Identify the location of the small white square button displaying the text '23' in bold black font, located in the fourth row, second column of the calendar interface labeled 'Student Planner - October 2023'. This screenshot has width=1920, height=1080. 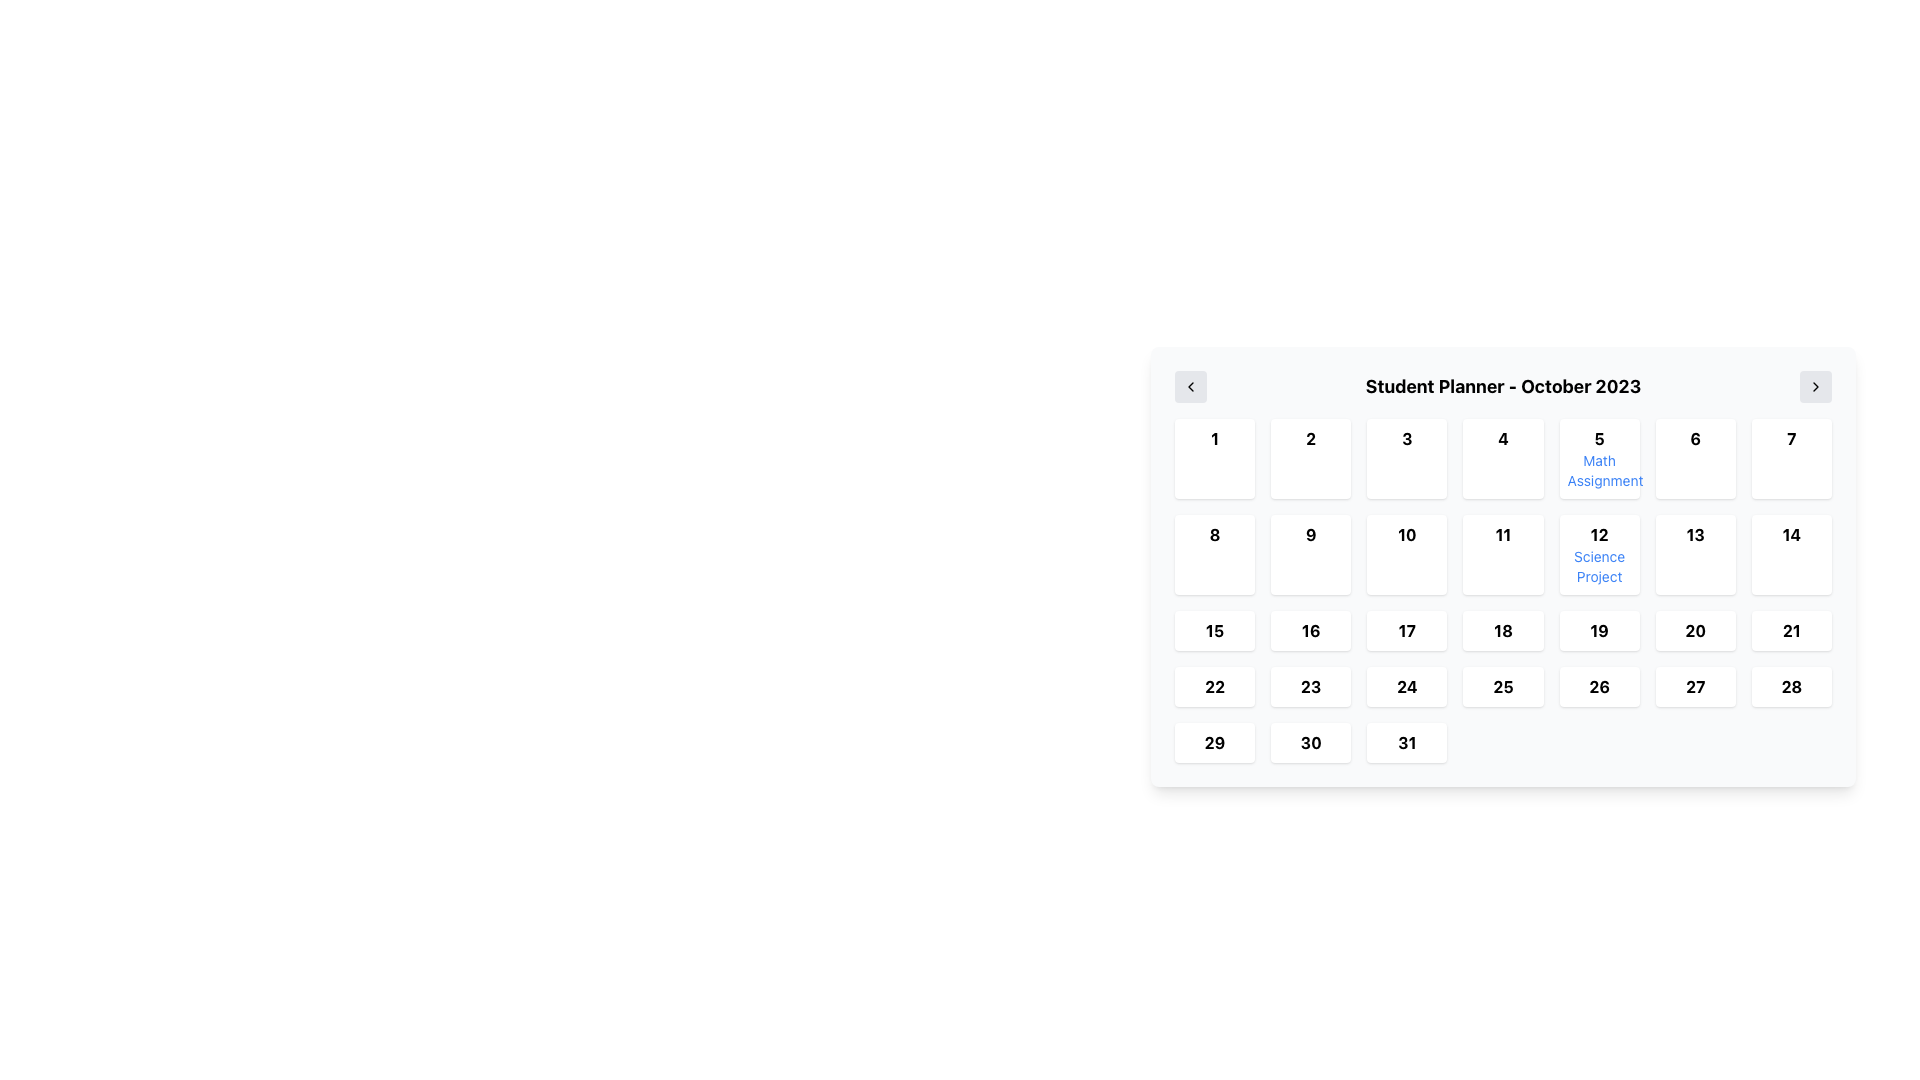
(1311, 685).